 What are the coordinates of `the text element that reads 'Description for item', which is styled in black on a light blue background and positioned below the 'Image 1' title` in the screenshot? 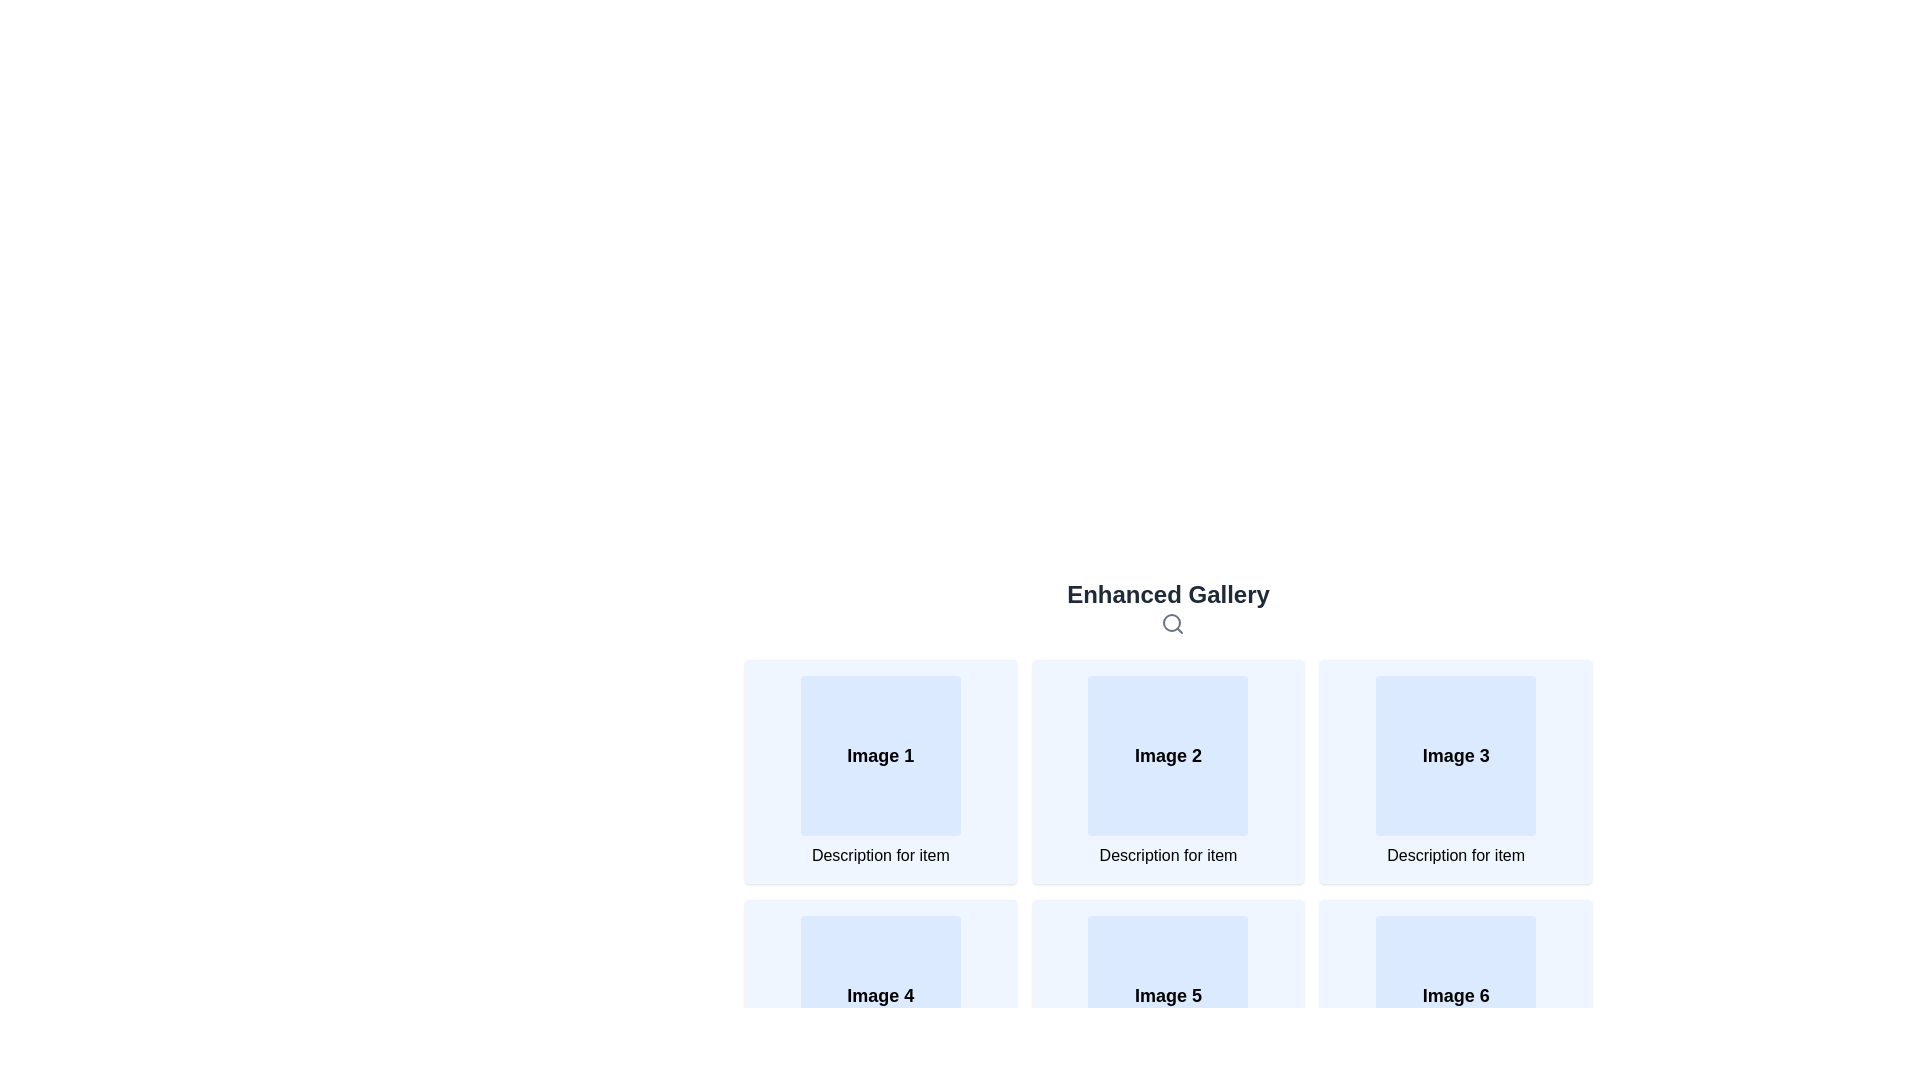 It's located at (880, 855).